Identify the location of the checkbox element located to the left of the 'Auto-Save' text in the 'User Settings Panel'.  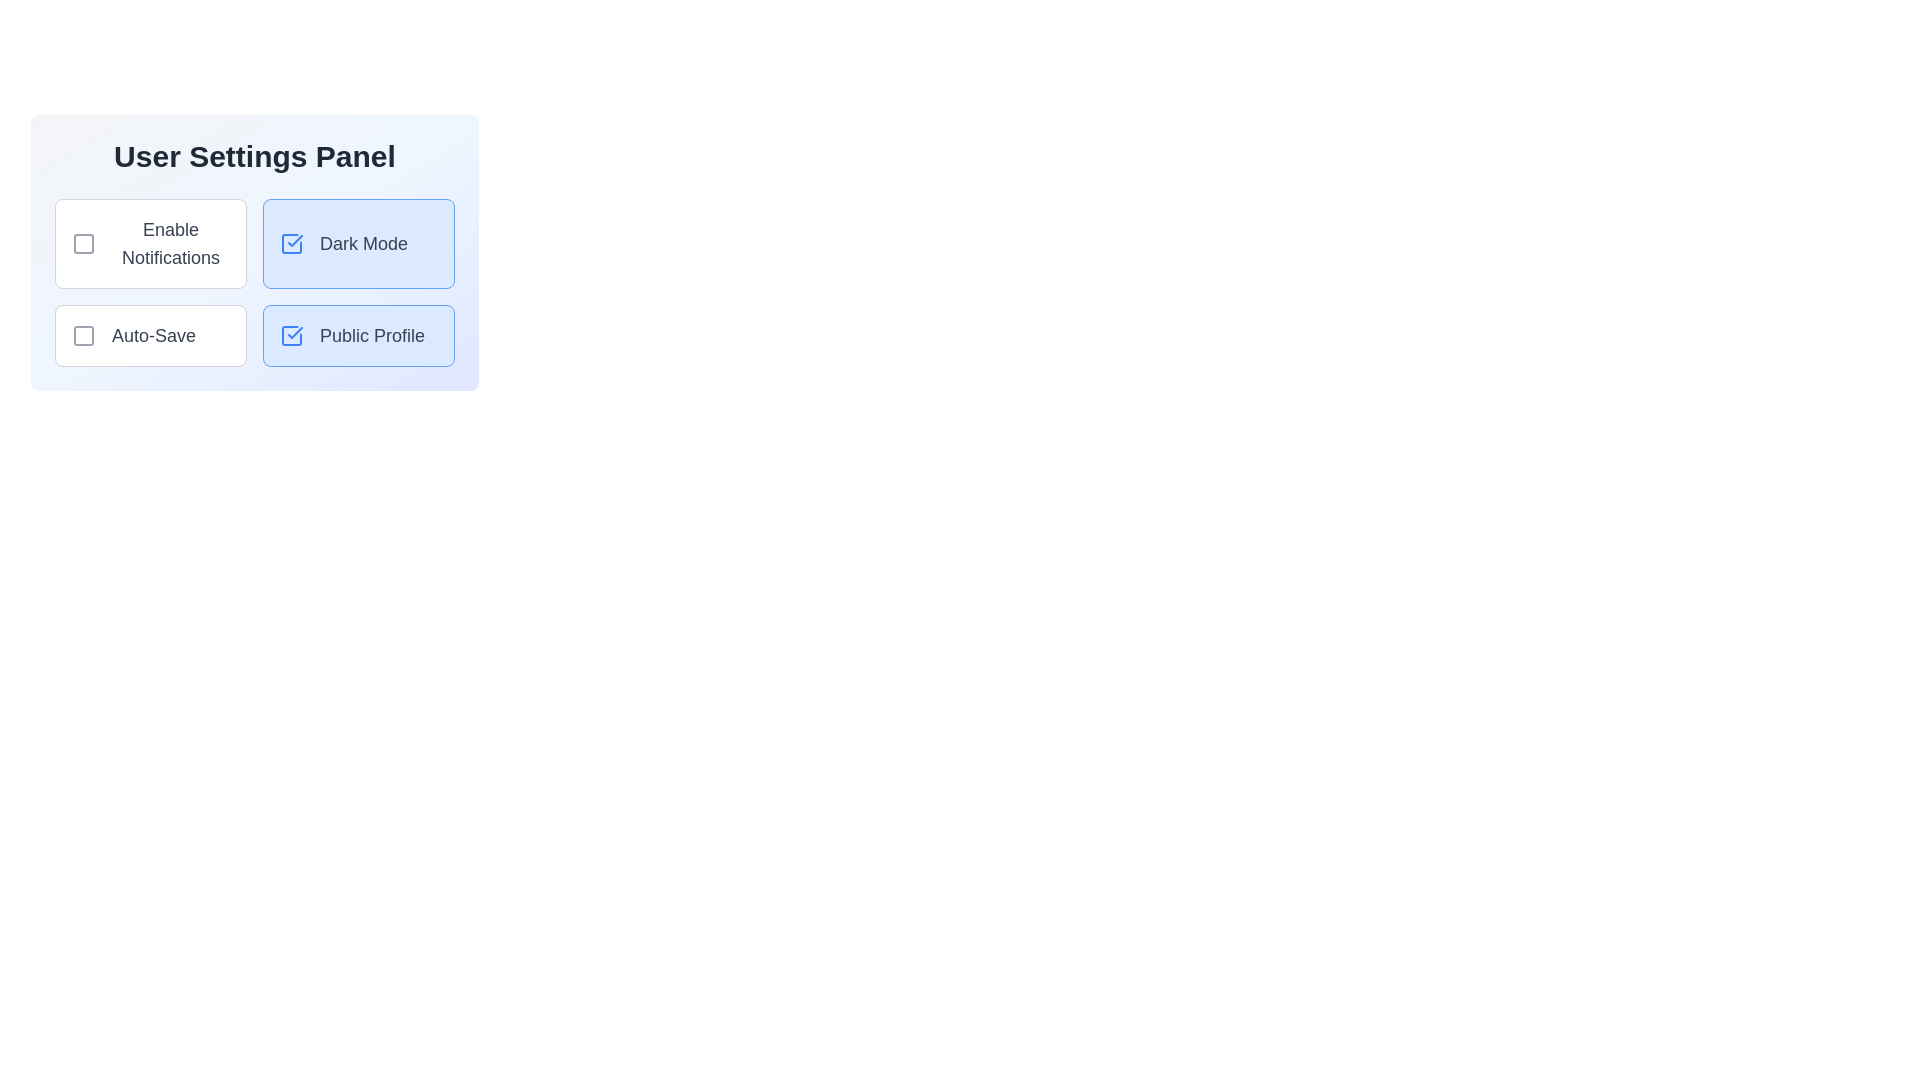
(82, 334).